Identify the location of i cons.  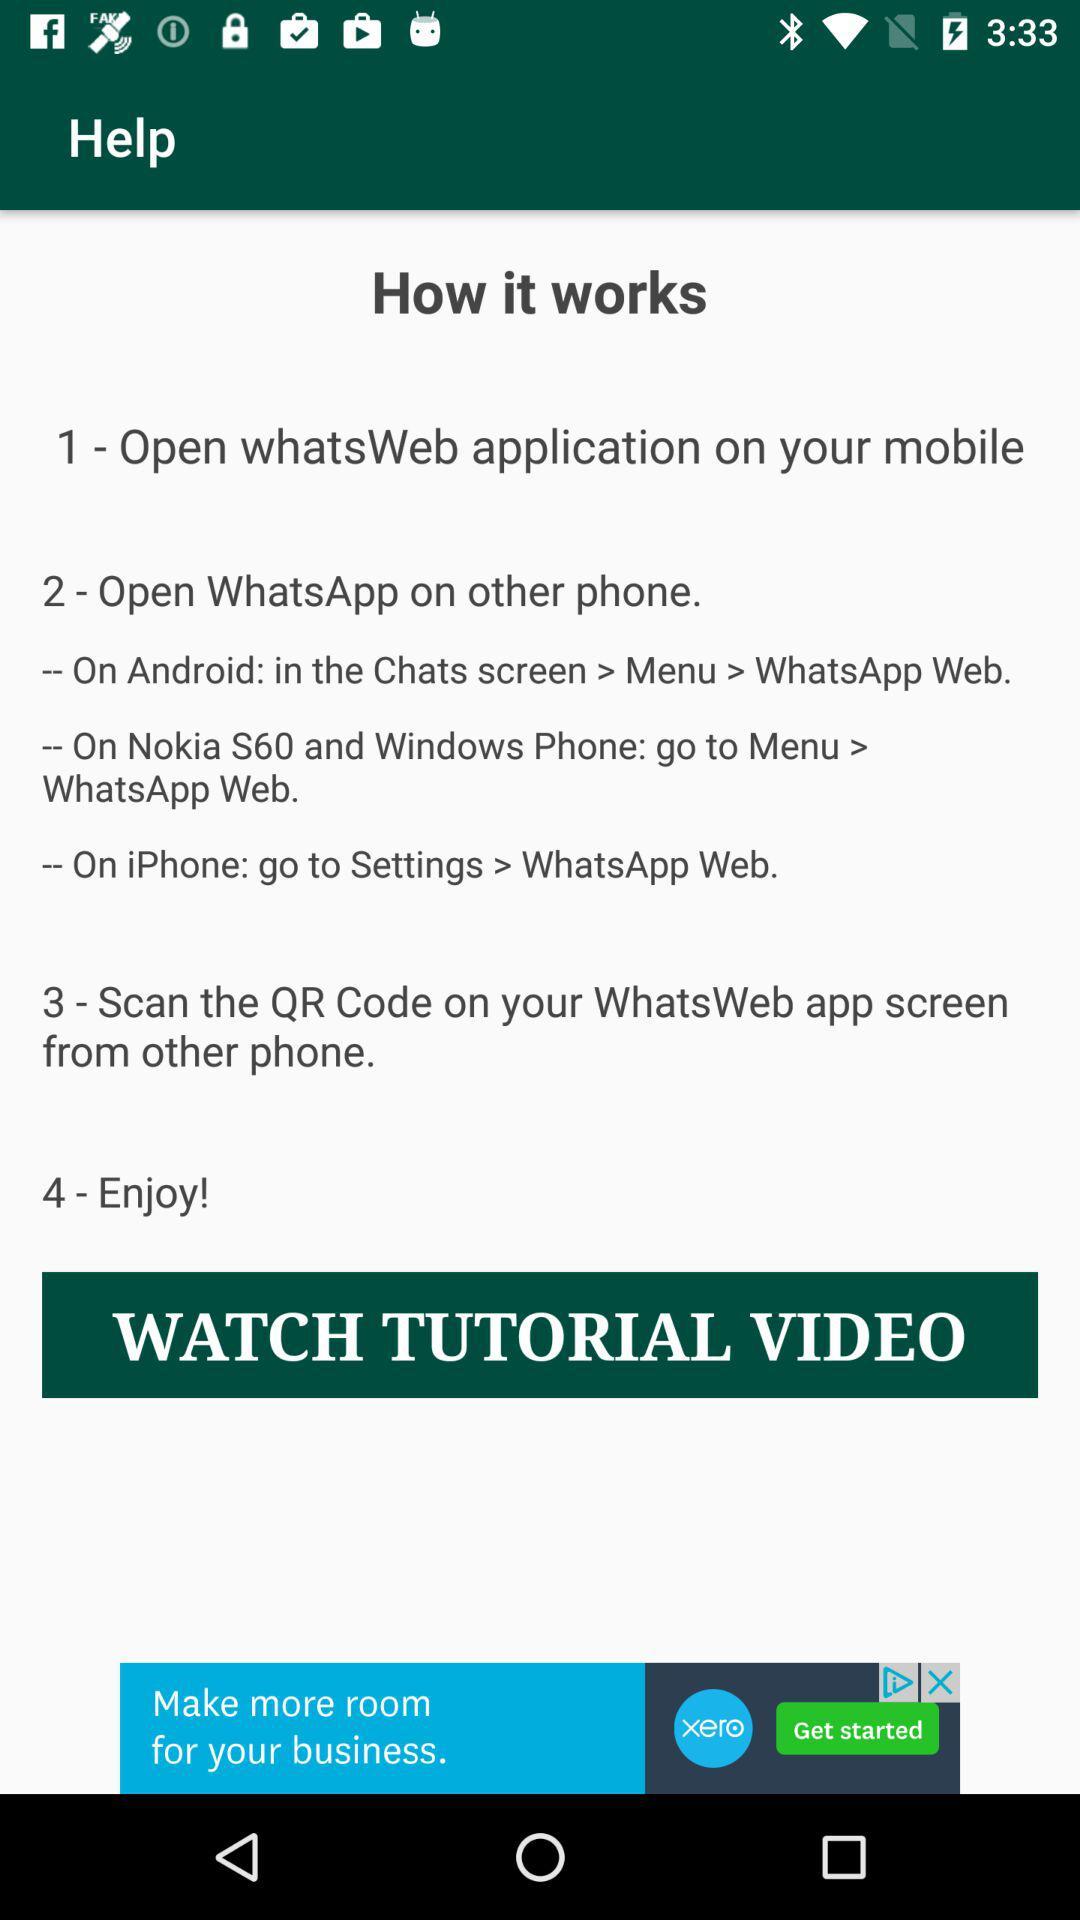
(540, 1727).